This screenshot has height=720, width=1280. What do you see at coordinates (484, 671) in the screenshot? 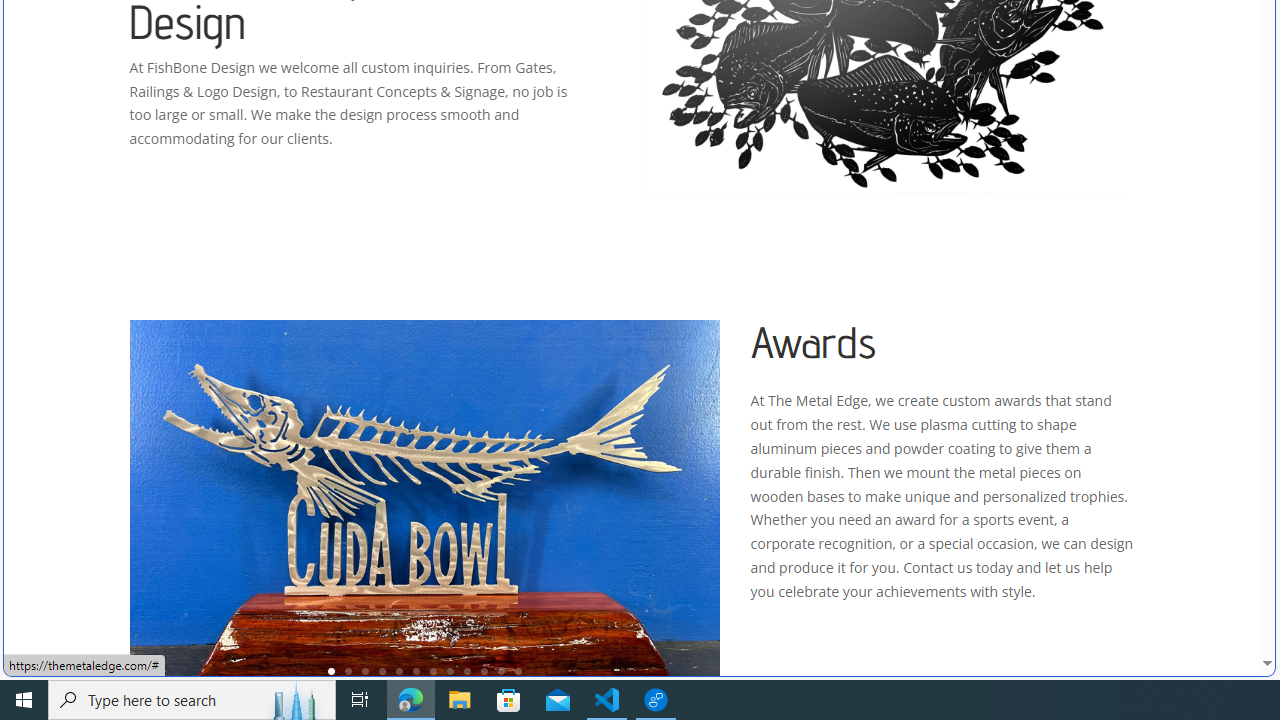
I see `'10'` at bounding box center [484, 671].